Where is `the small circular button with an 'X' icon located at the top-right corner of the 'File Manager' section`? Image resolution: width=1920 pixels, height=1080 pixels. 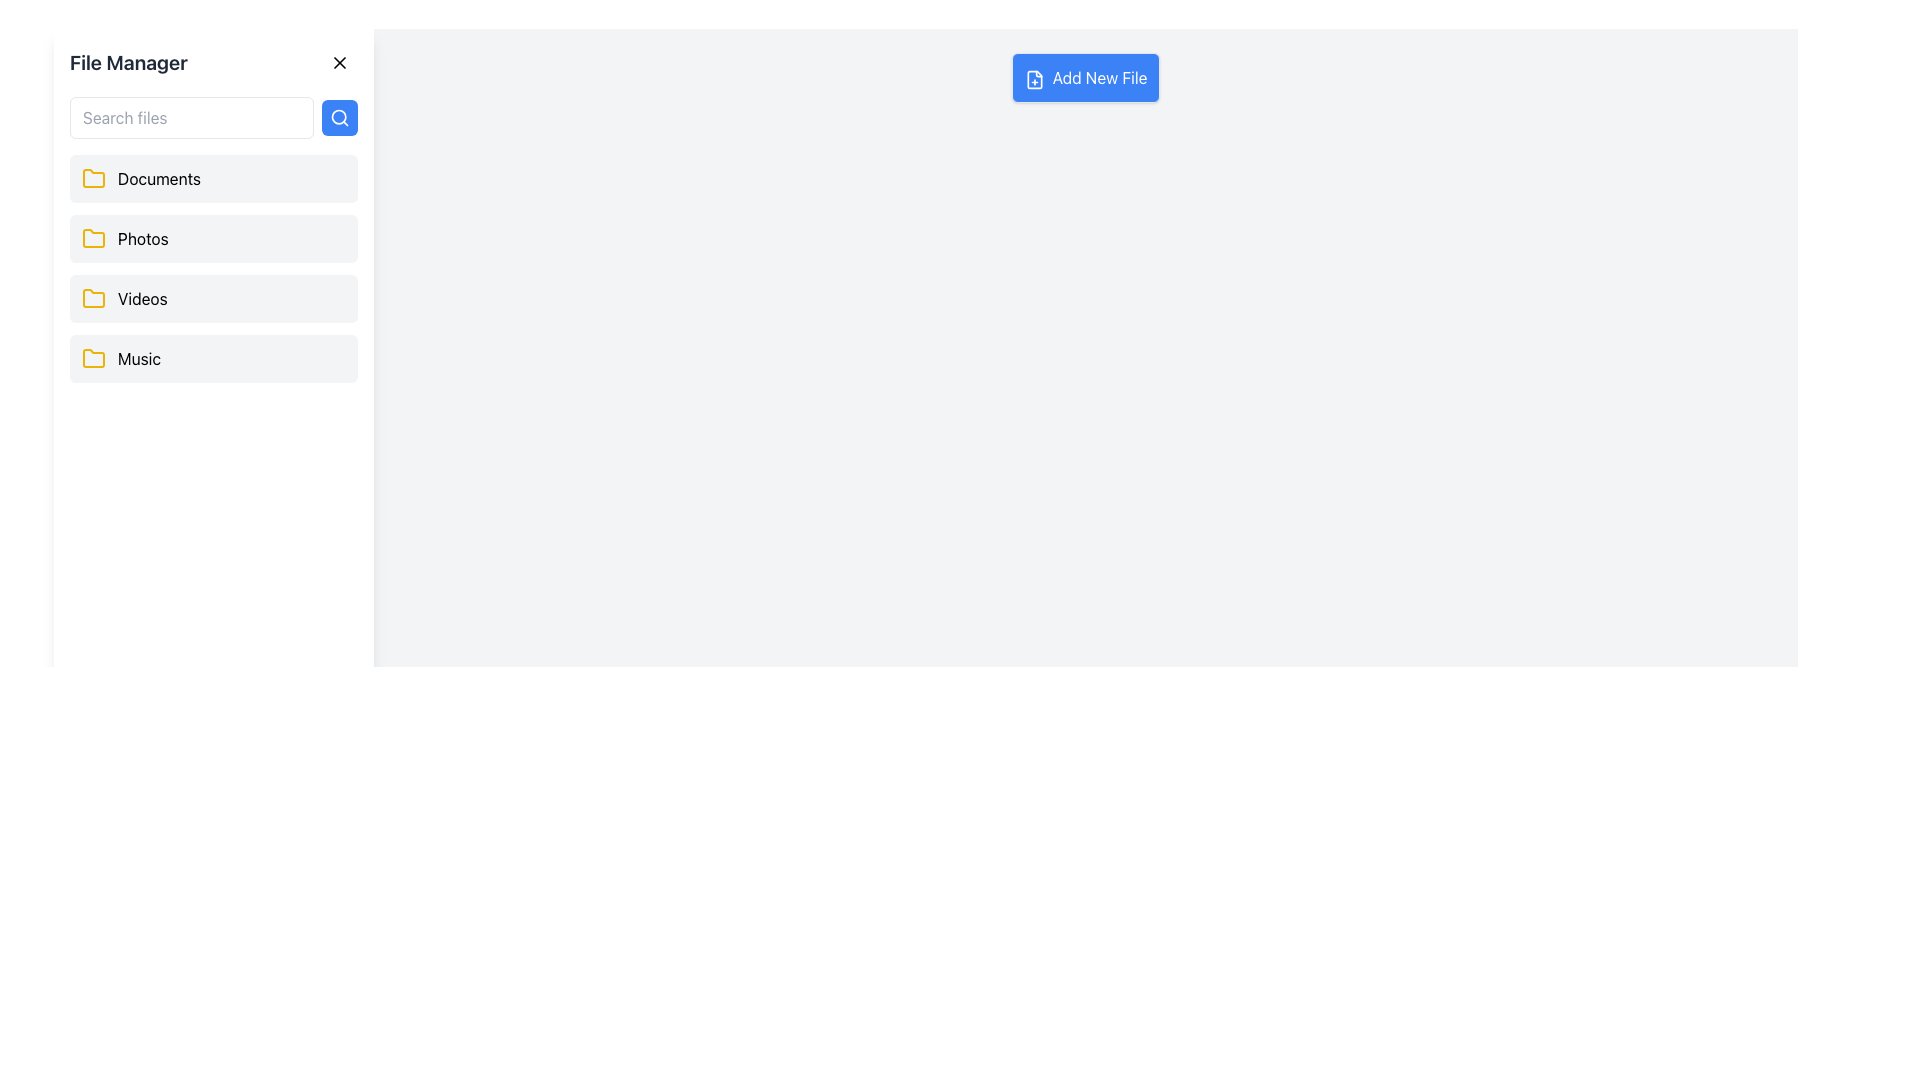
the small circular button with an 'X' icon located at the top-right corner of the 'File Manager' section is located at coordinates (340, 61).